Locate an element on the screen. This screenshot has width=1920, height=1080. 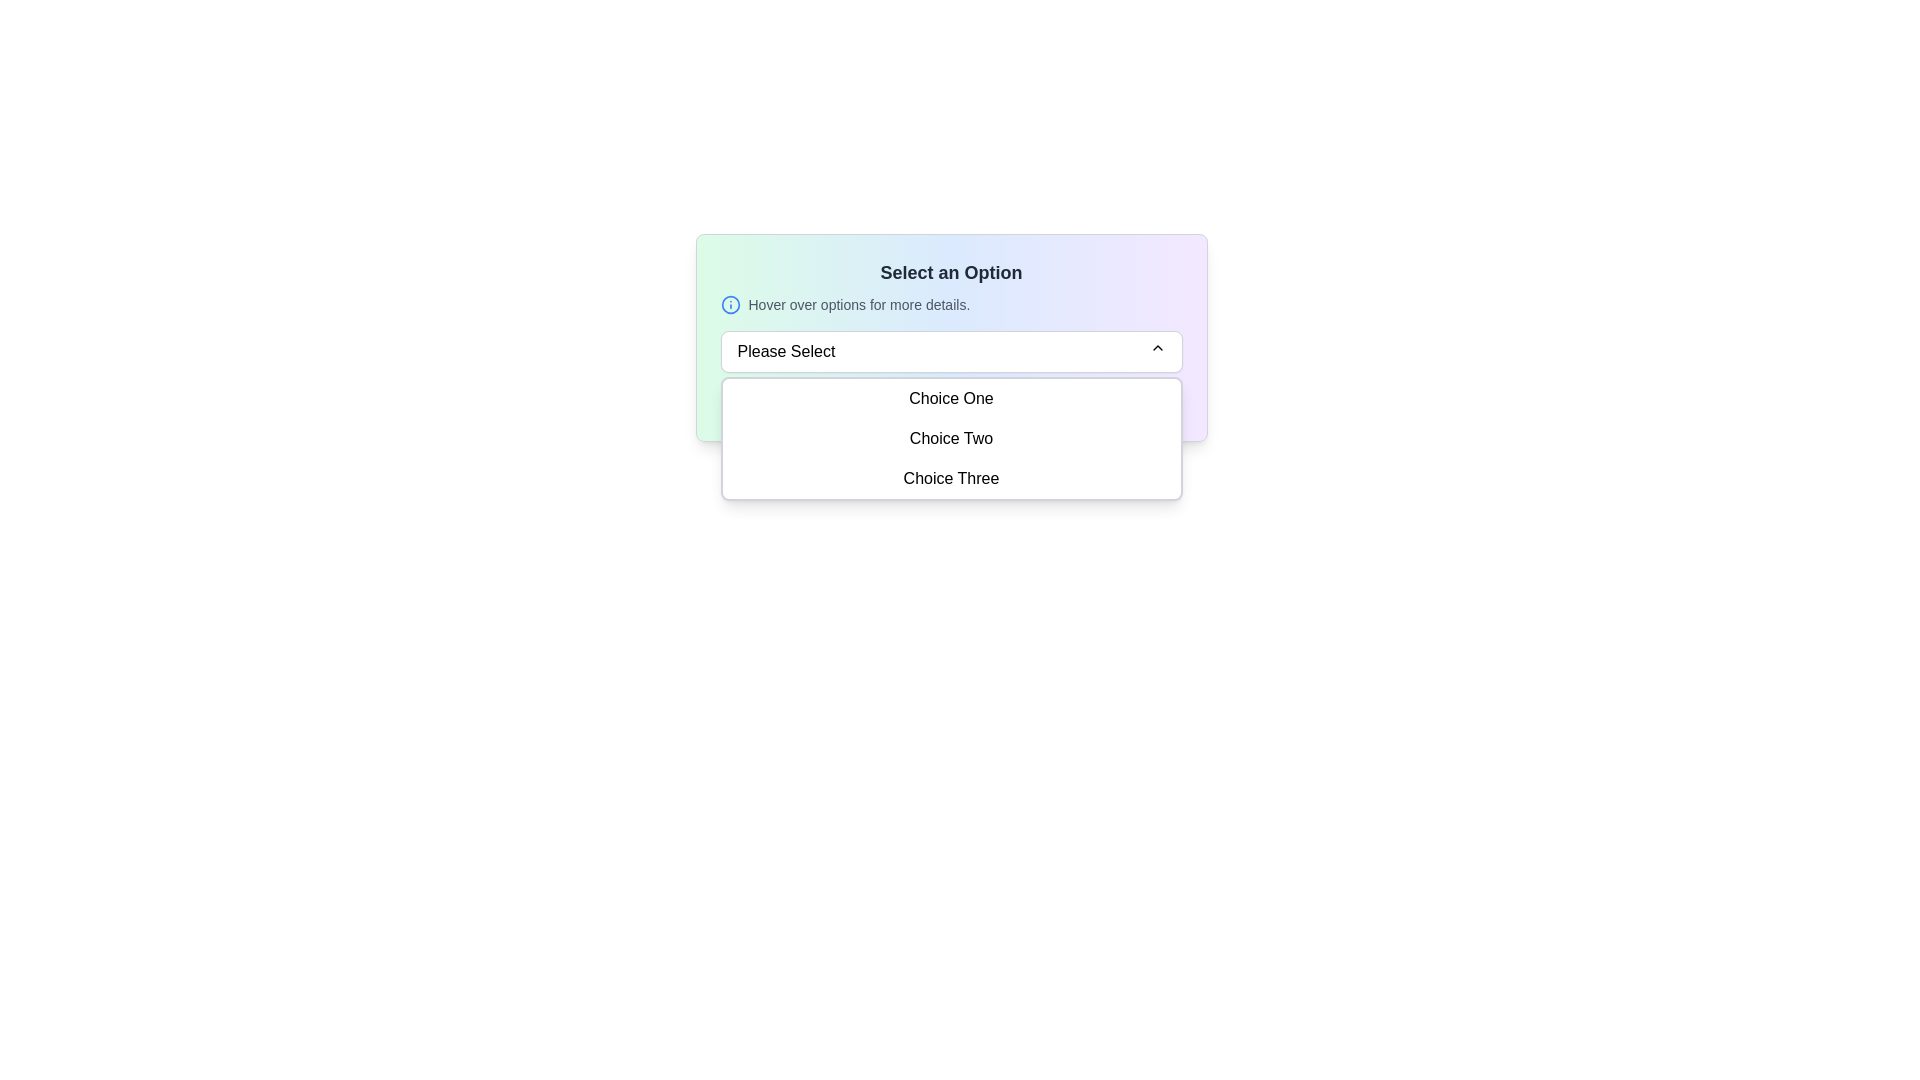
the dropdown menu labeled 'Please Select' in the UI card that features a gradient background and the title 'Select an Option' is located at coordinates (950, 337).